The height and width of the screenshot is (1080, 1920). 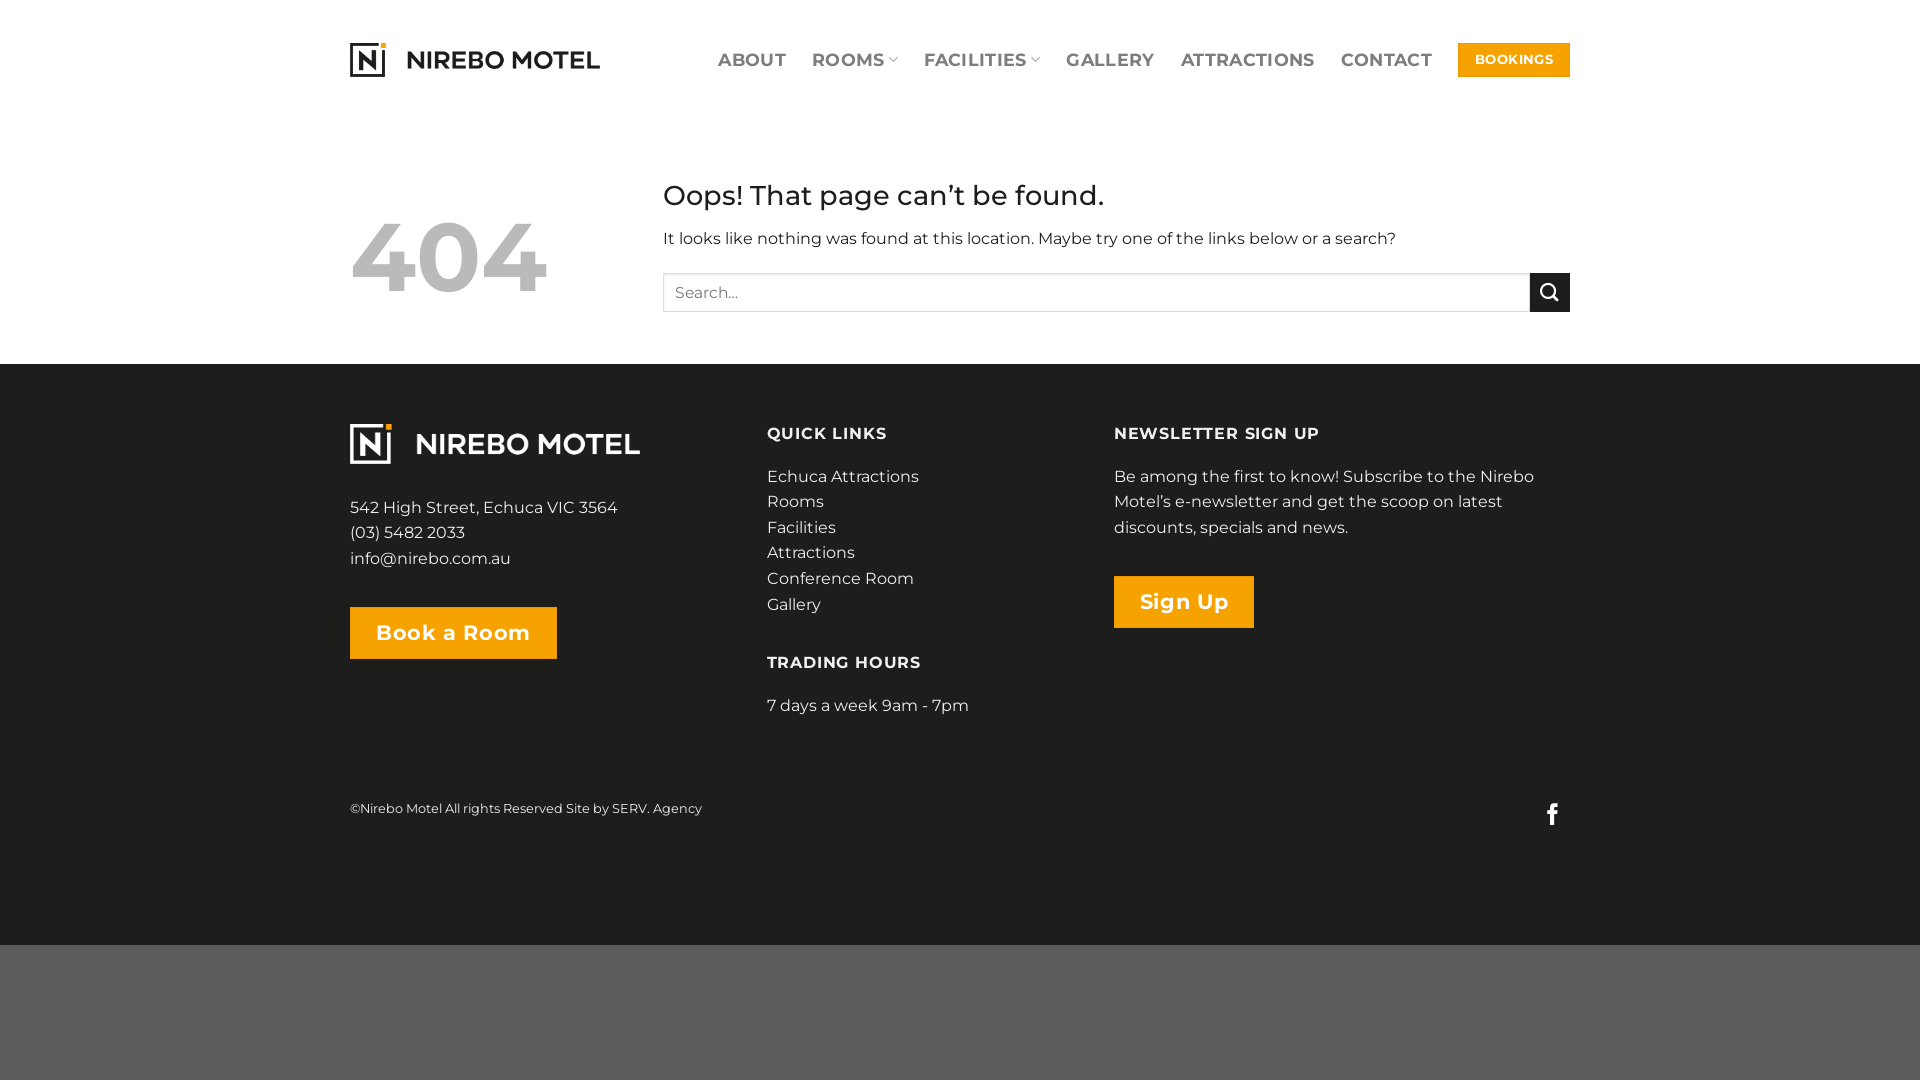 What do you see at coordinates (751, 59) in the screenshot?
I see `'ABOUT'` at bounding box center [751, 59].